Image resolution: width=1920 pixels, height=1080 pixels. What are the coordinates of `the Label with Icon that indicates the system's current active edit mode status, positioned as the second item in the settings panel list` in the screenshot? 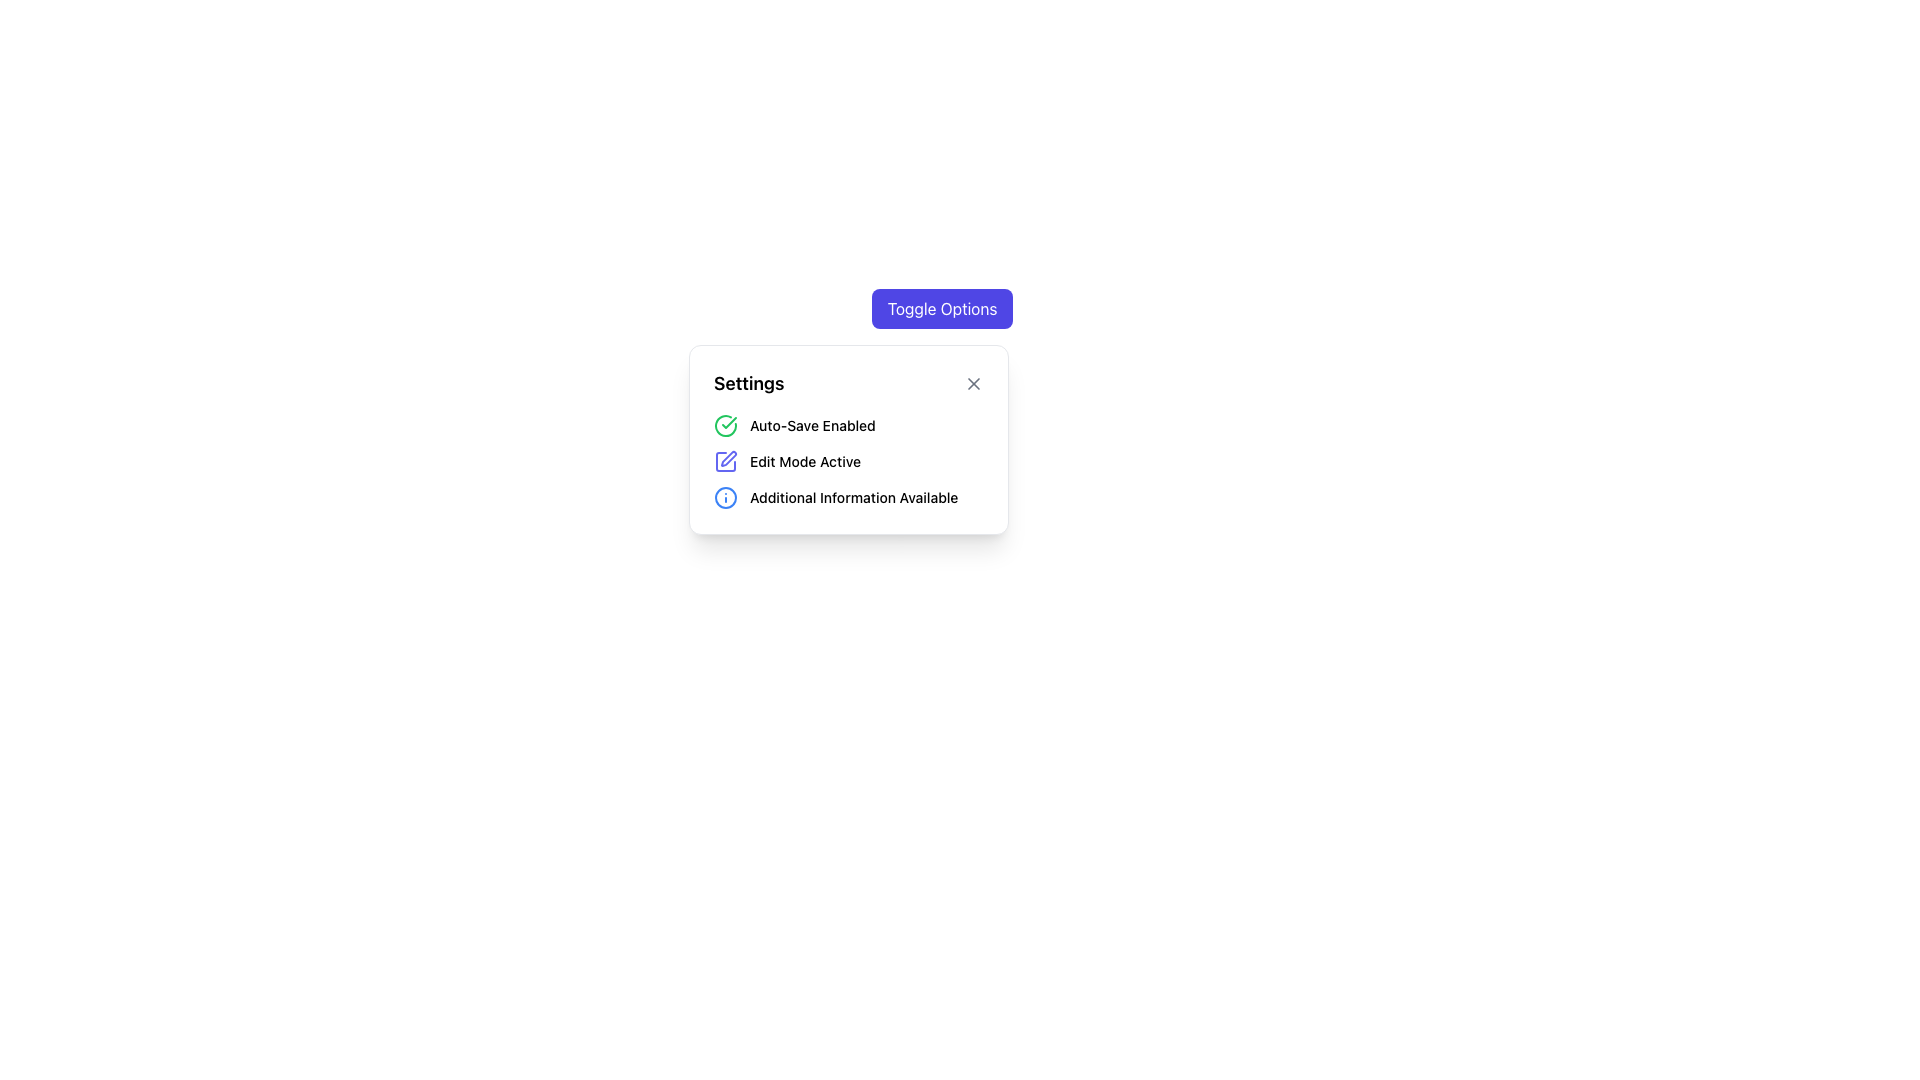 It's located at (849, 462).